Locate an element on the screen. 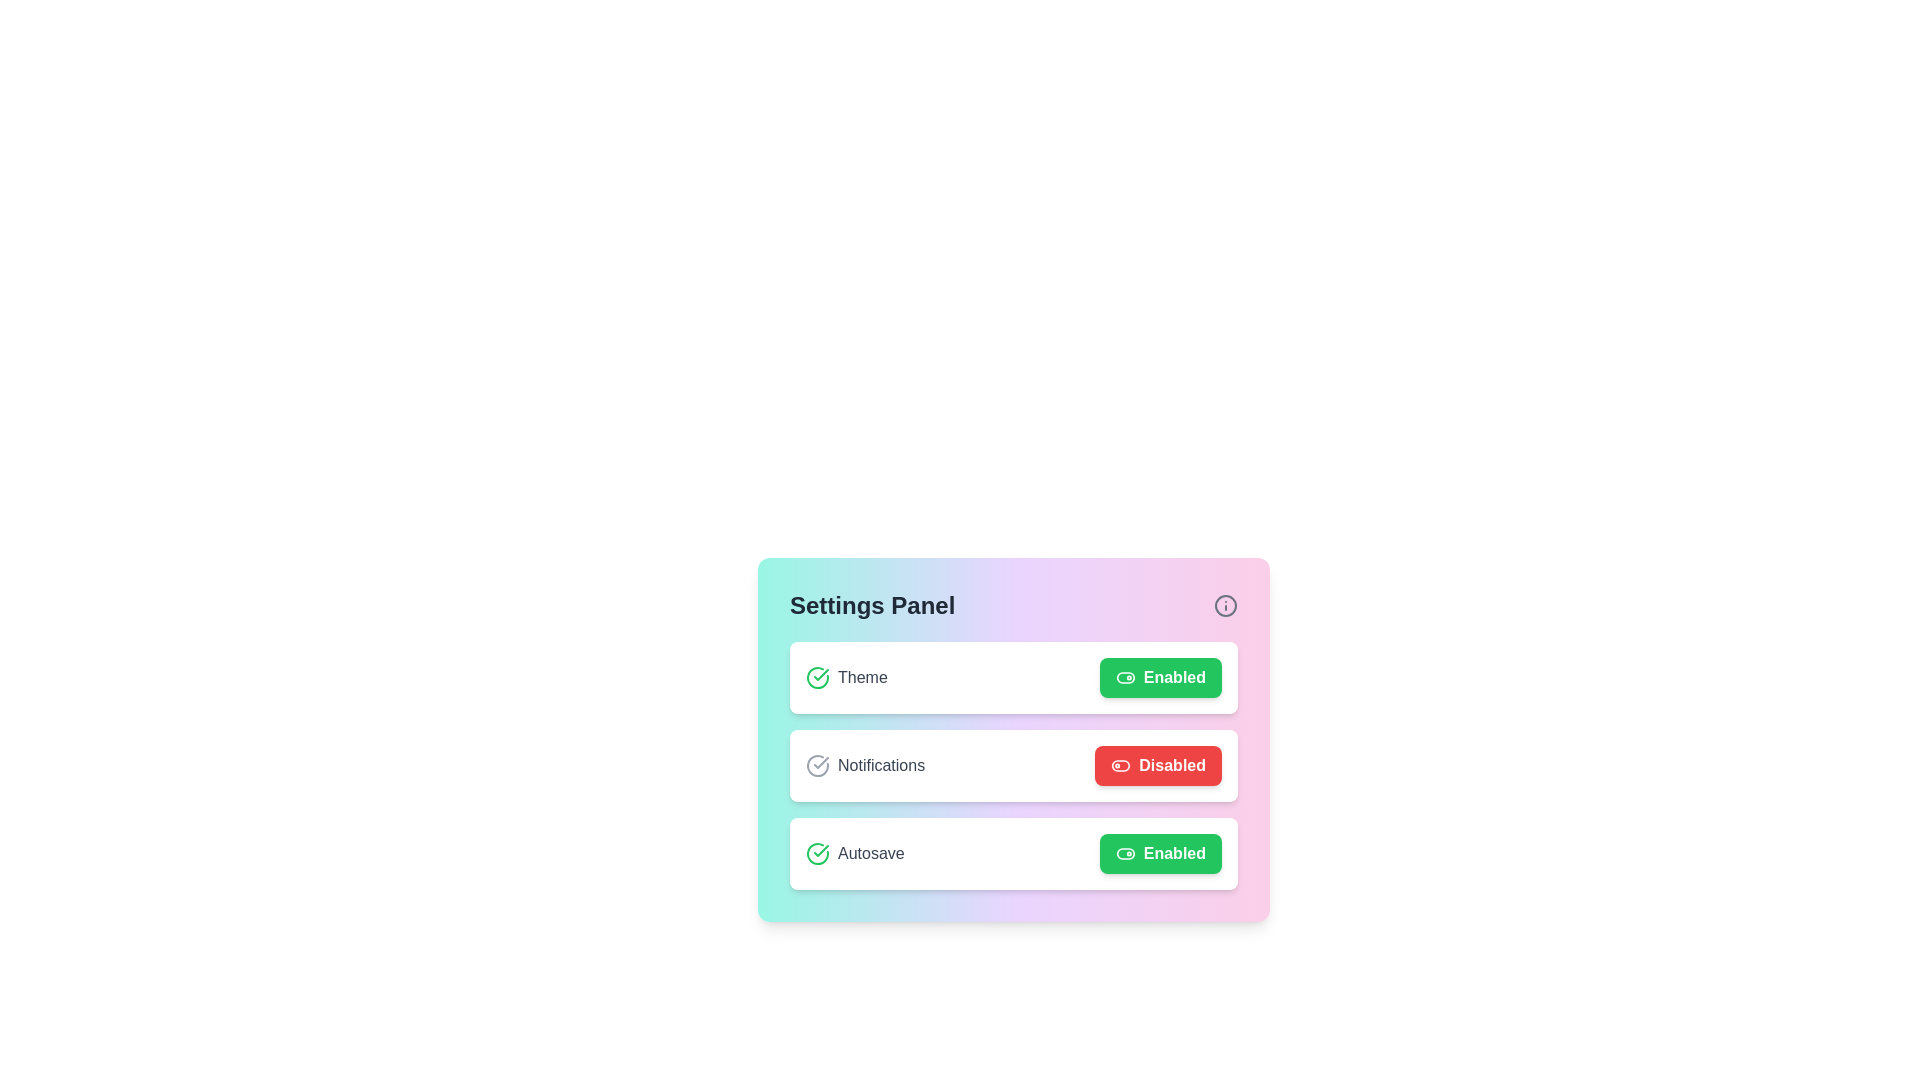 The image size is (1920, 1080). the setting item Theme is located at coordinates (1013, 677).